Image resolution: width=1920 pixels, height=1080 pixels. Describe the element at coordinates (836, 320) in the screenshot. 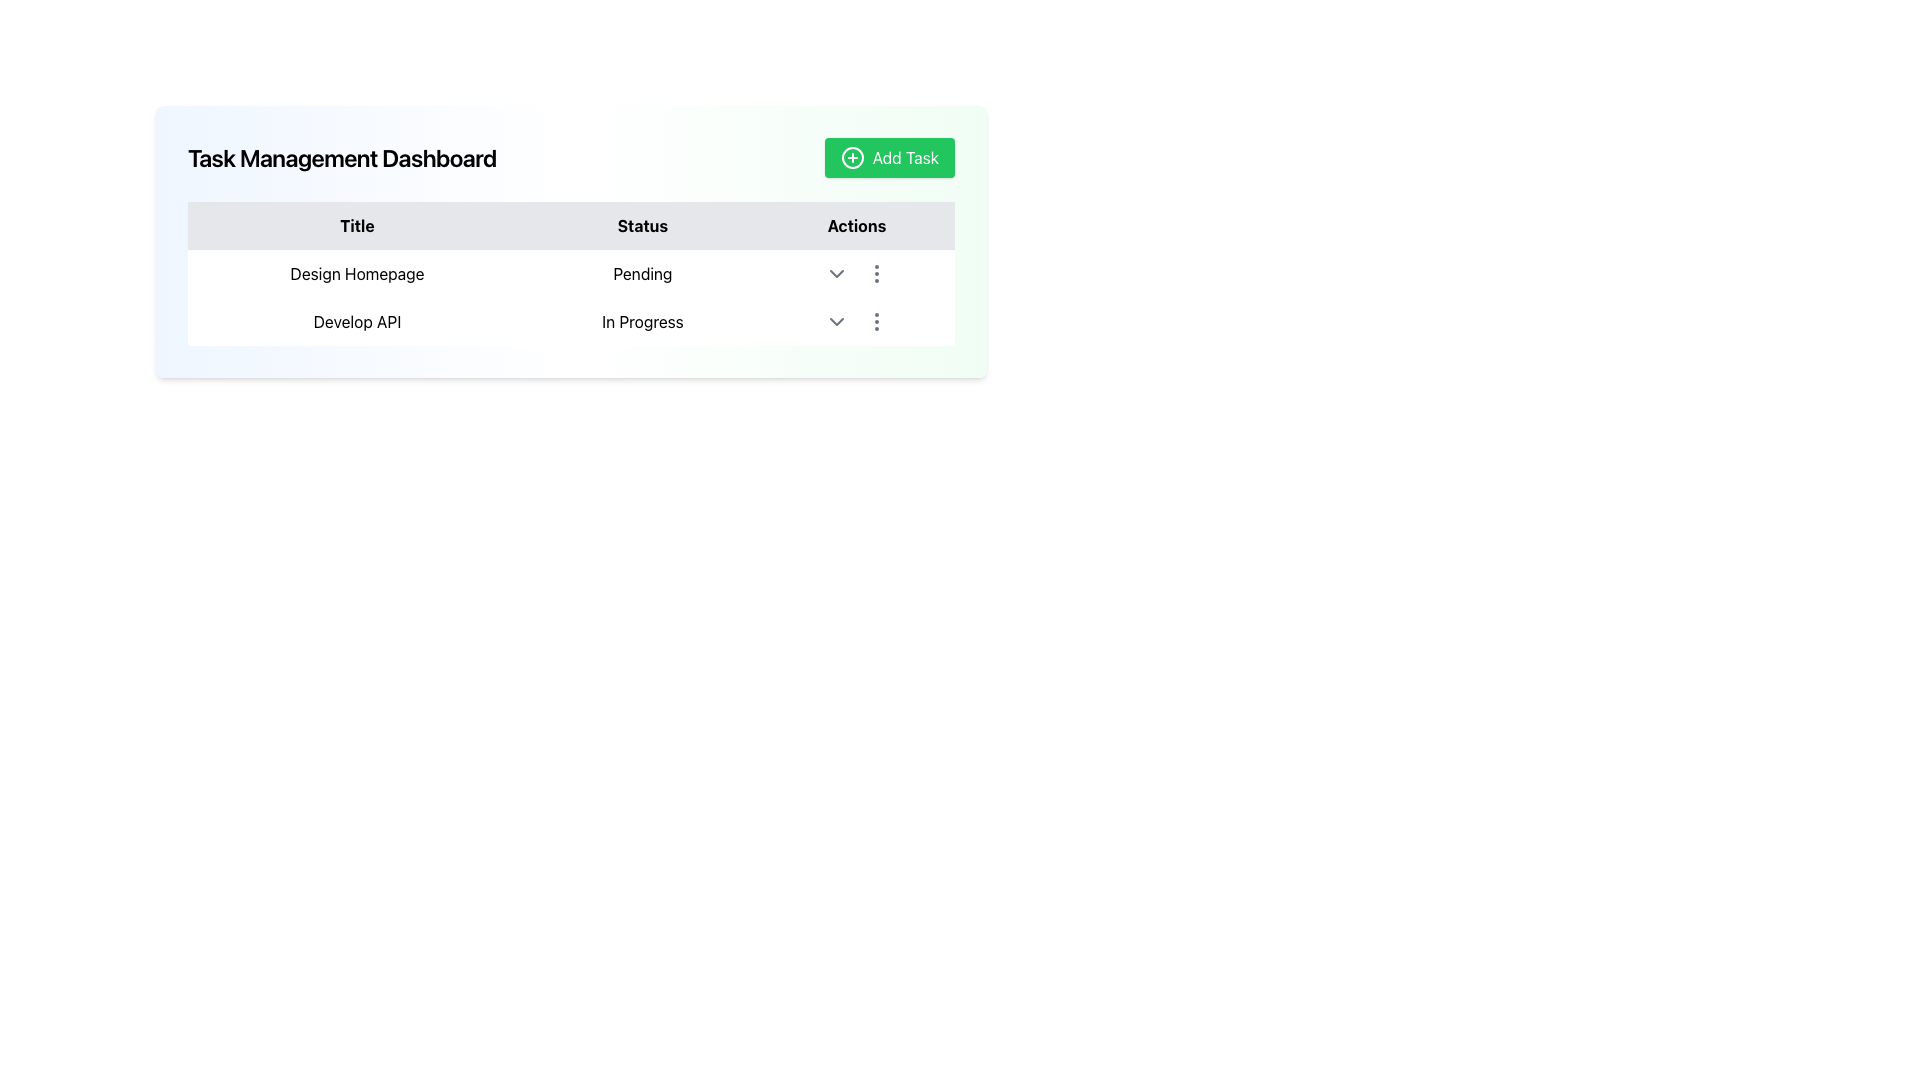

I see `the downward-facing gray chevron icon in the 'Actions' column of the second row` at that location.